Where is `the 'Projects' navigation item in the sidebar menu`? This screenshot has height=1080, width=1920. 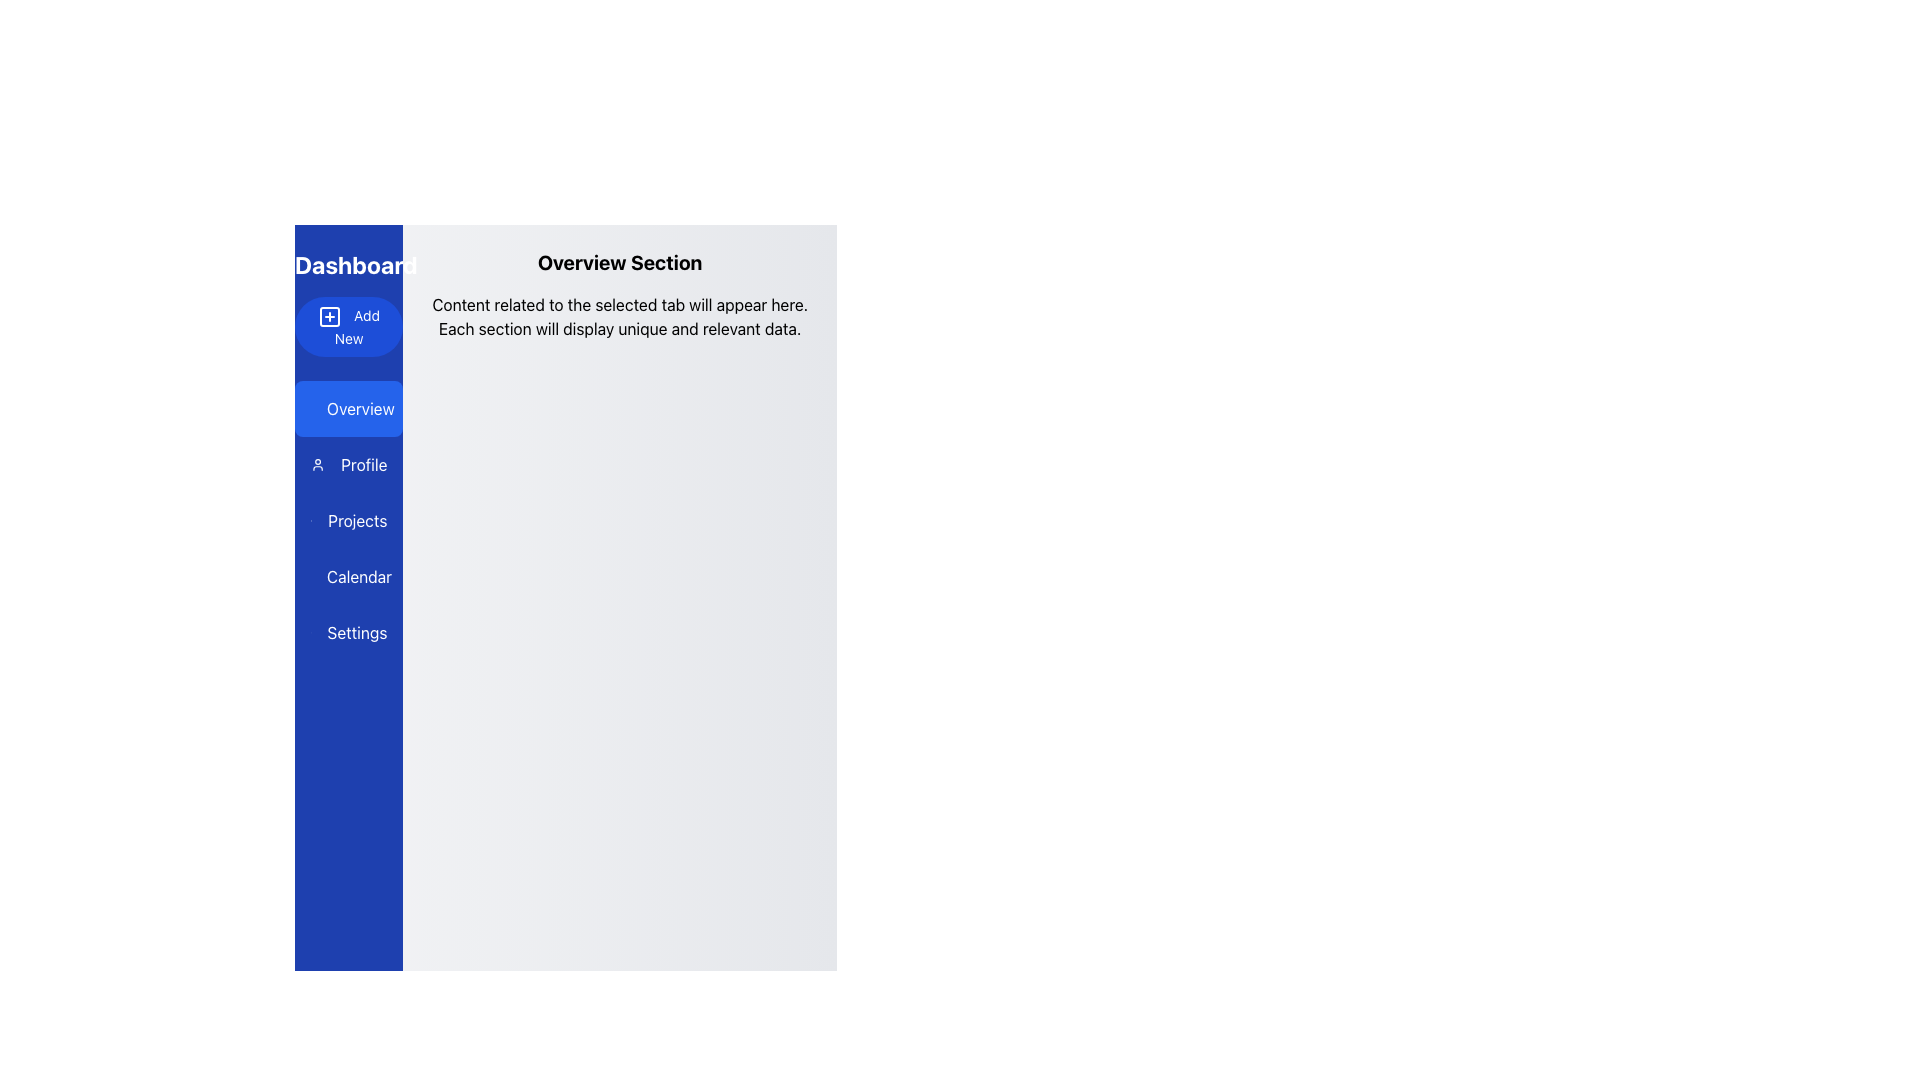
the 'Projects' navigation item in the sidebar menu is located at coordinates (349, 519).